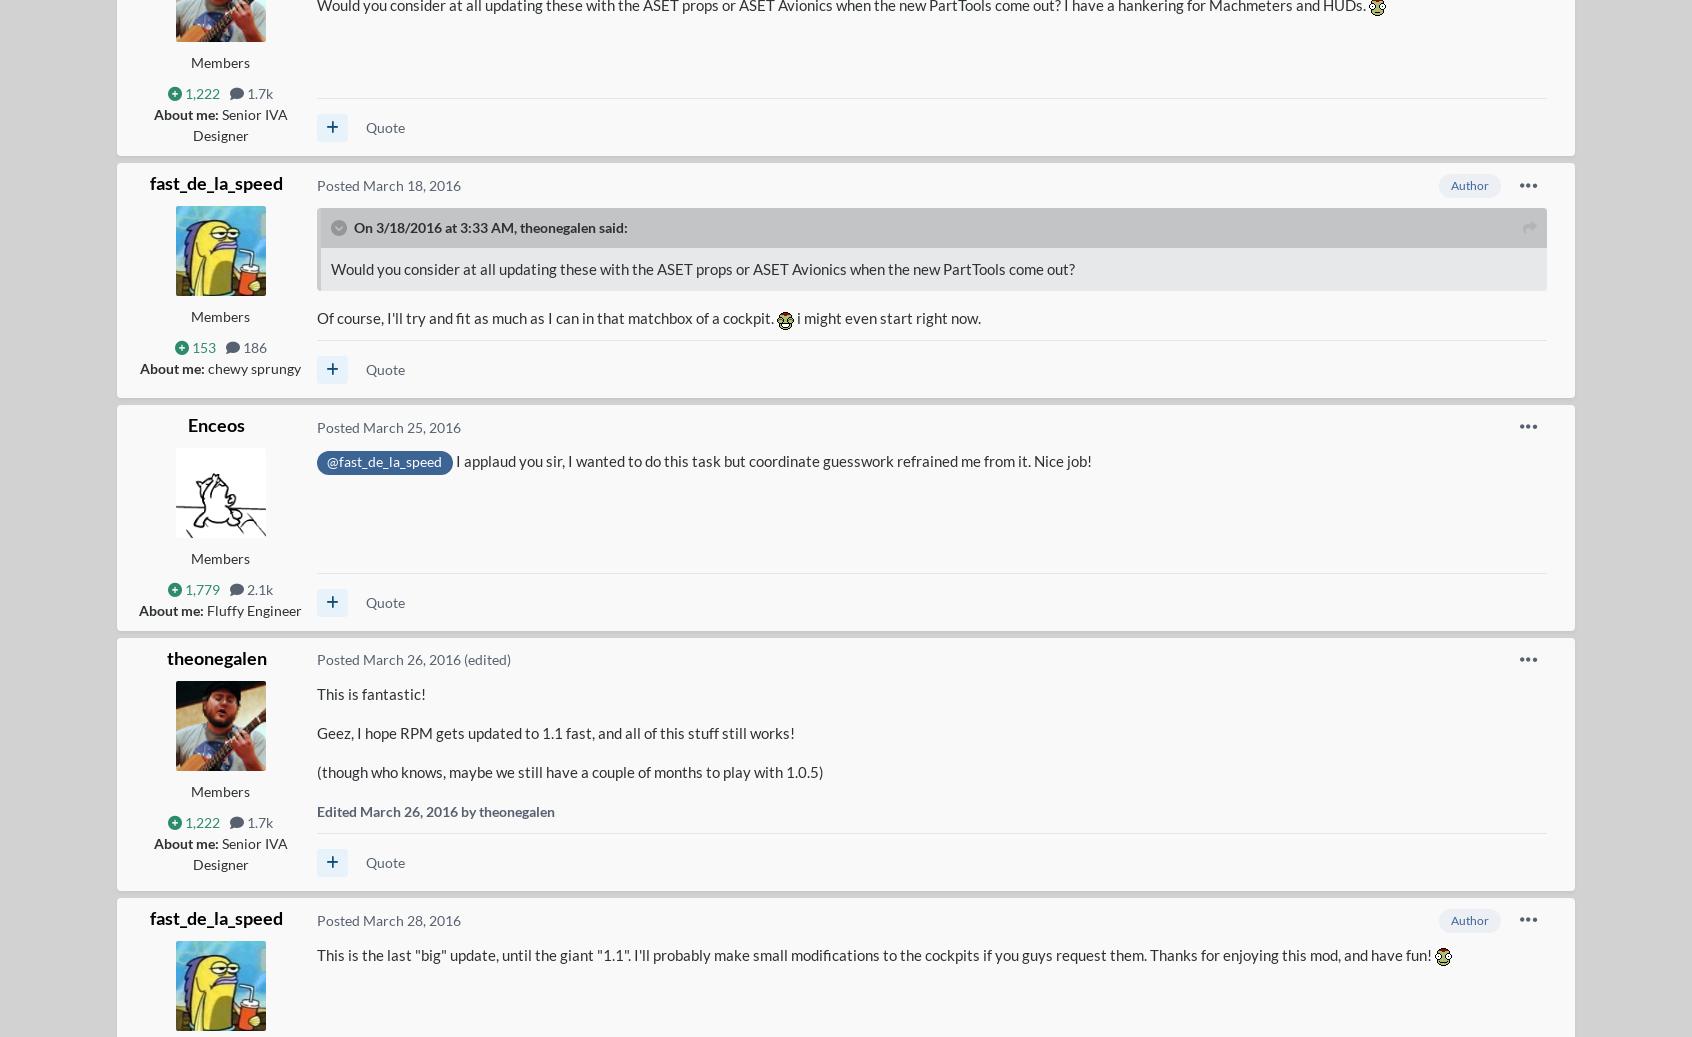  I want to click on 'March 25, 2016', so click(410, 425).